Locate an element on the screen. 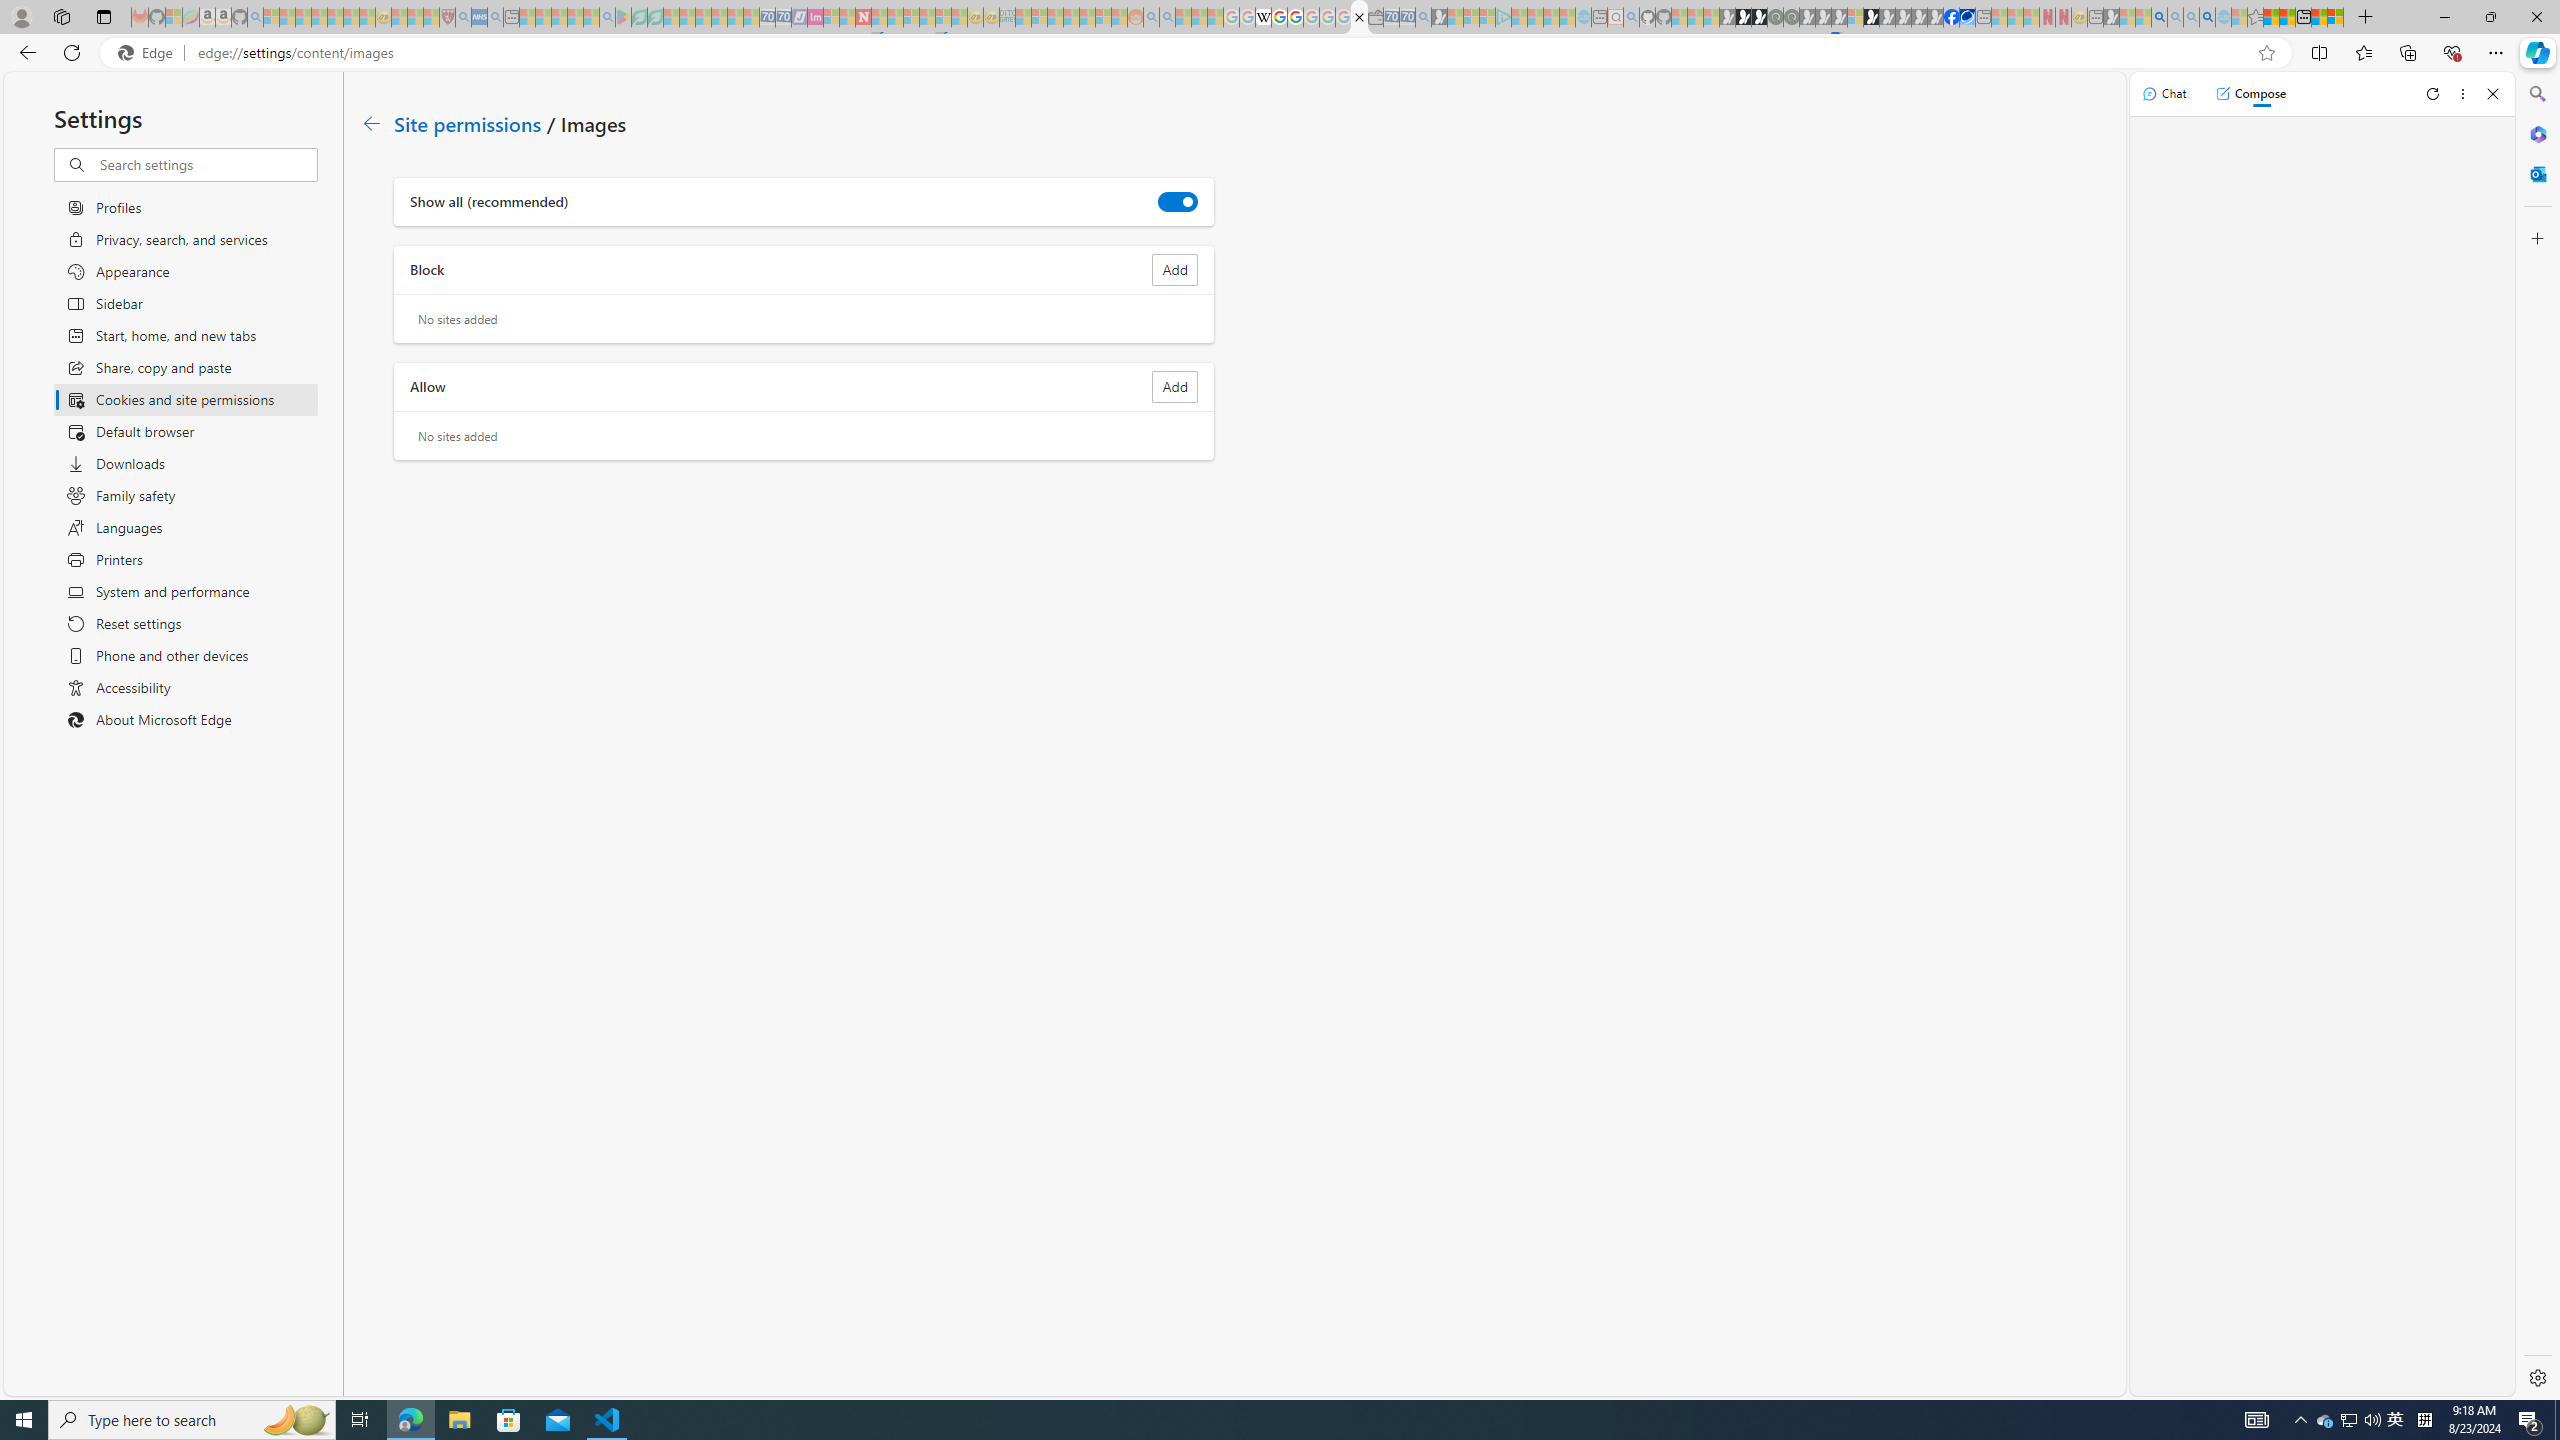 This screenshot has height=1440, width=2560. 'Privacy Help Center - Policies Help' is located at coordinates (1277, 16).